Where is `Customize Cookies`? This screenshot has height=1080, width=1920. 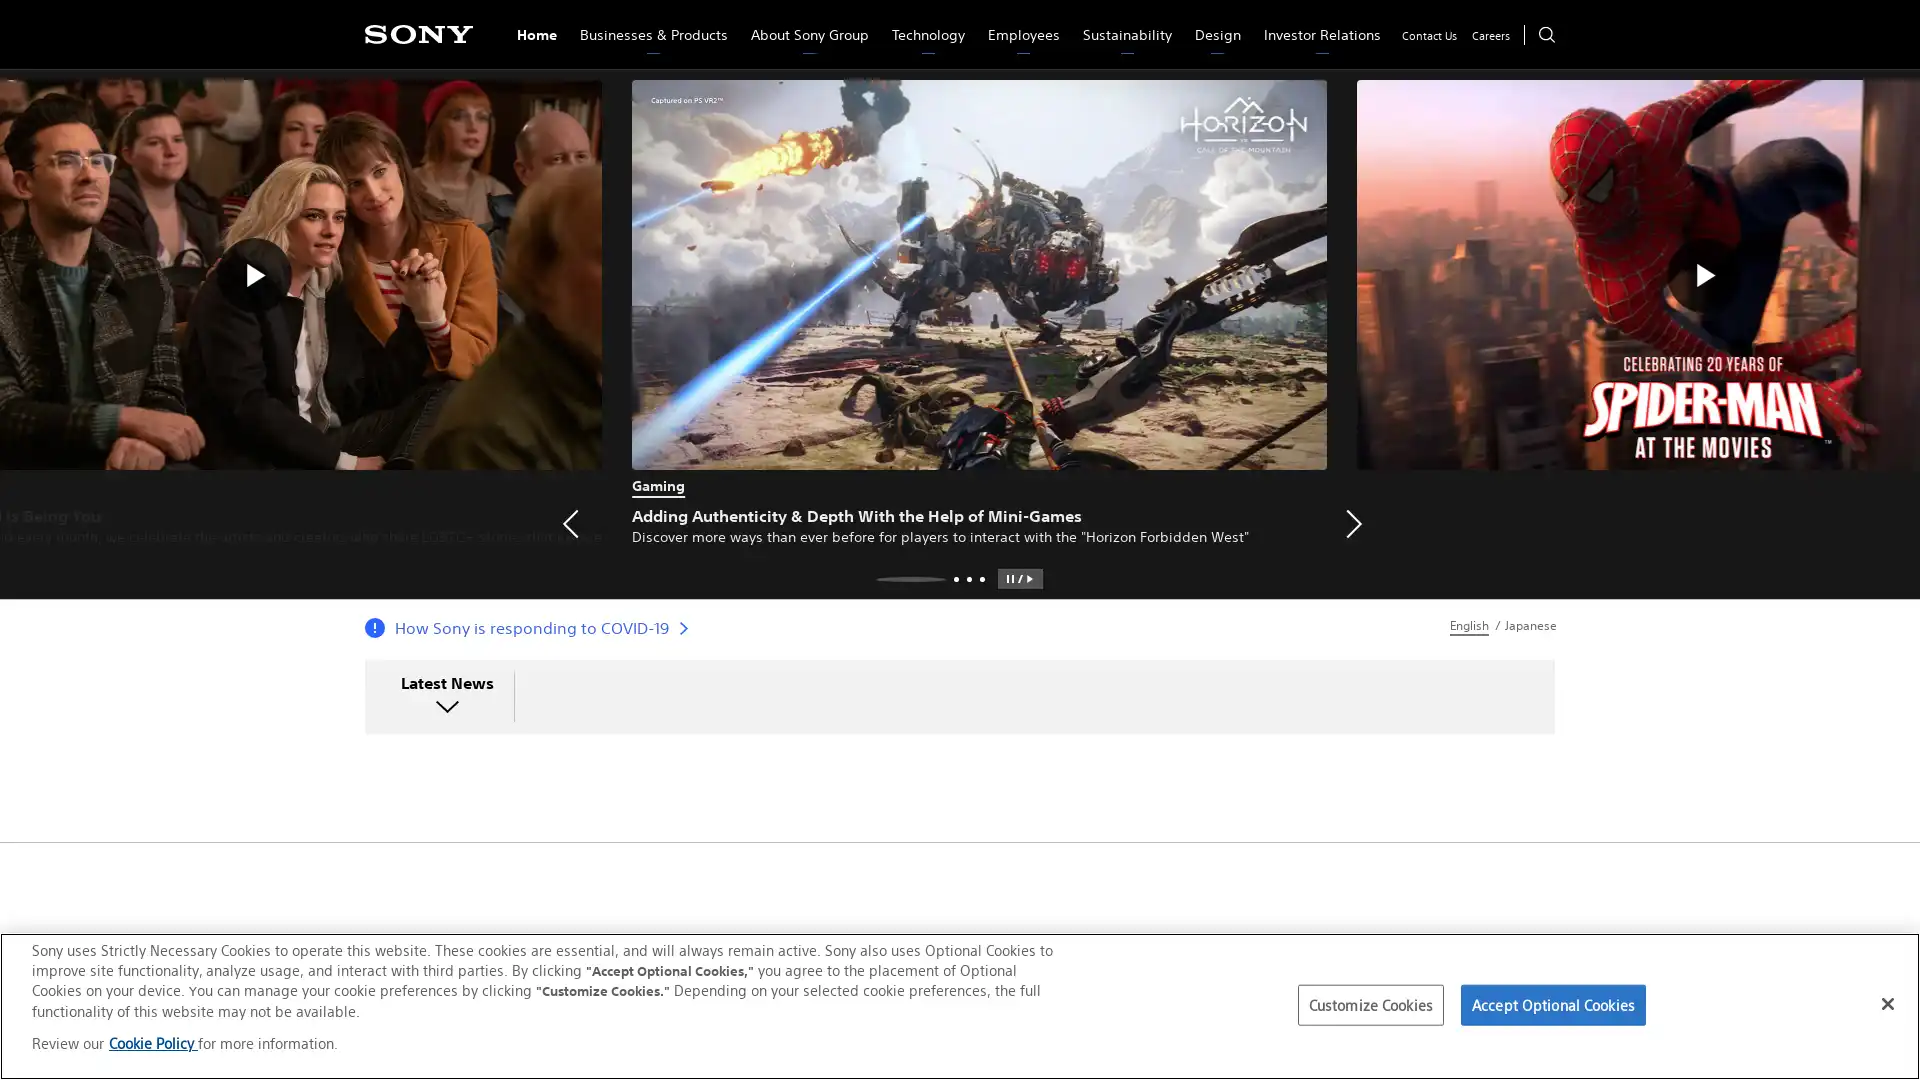 Customize Cookies is located at coordinates (1369, 1005).